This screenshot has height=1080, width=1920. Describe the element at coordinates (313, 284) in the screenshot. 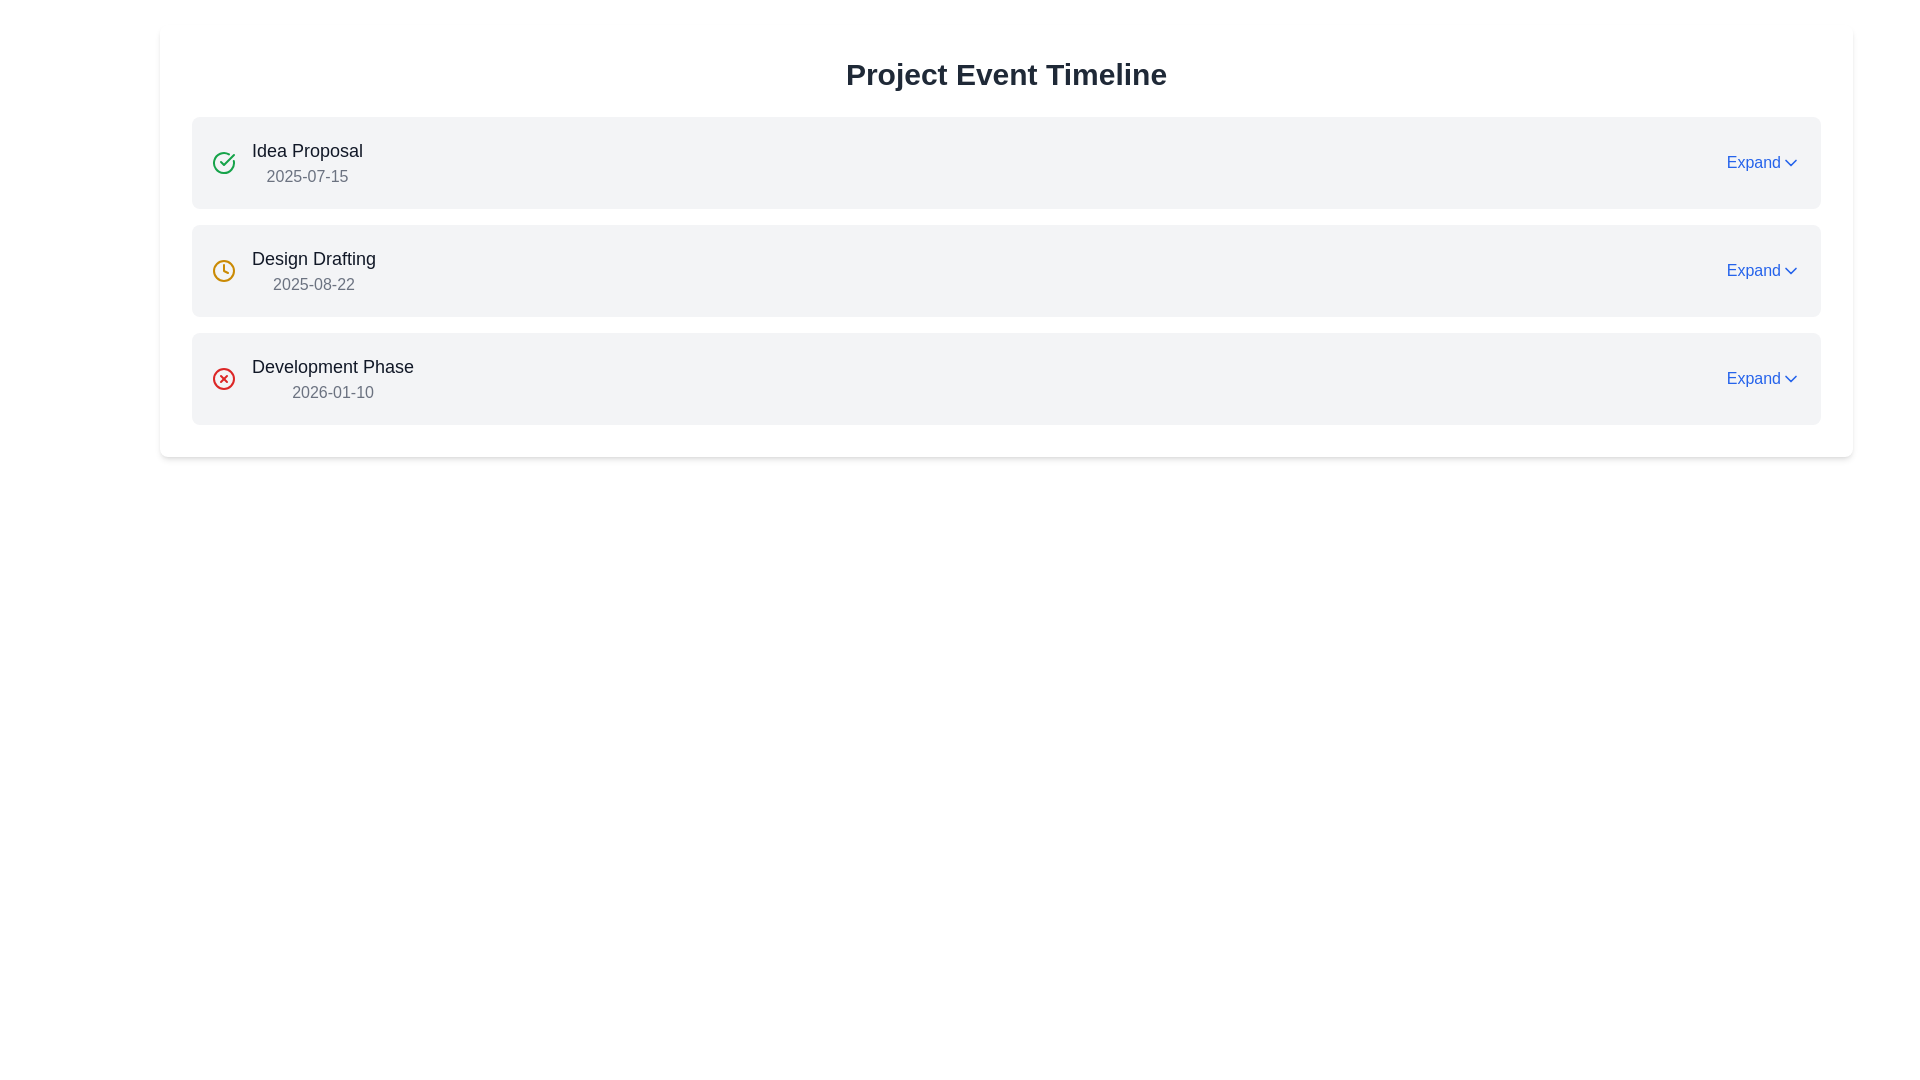

I see `date text associated with the 'Design Drafting' item in the 'Project Event Timeline' list, which is located directly below it` at that location.